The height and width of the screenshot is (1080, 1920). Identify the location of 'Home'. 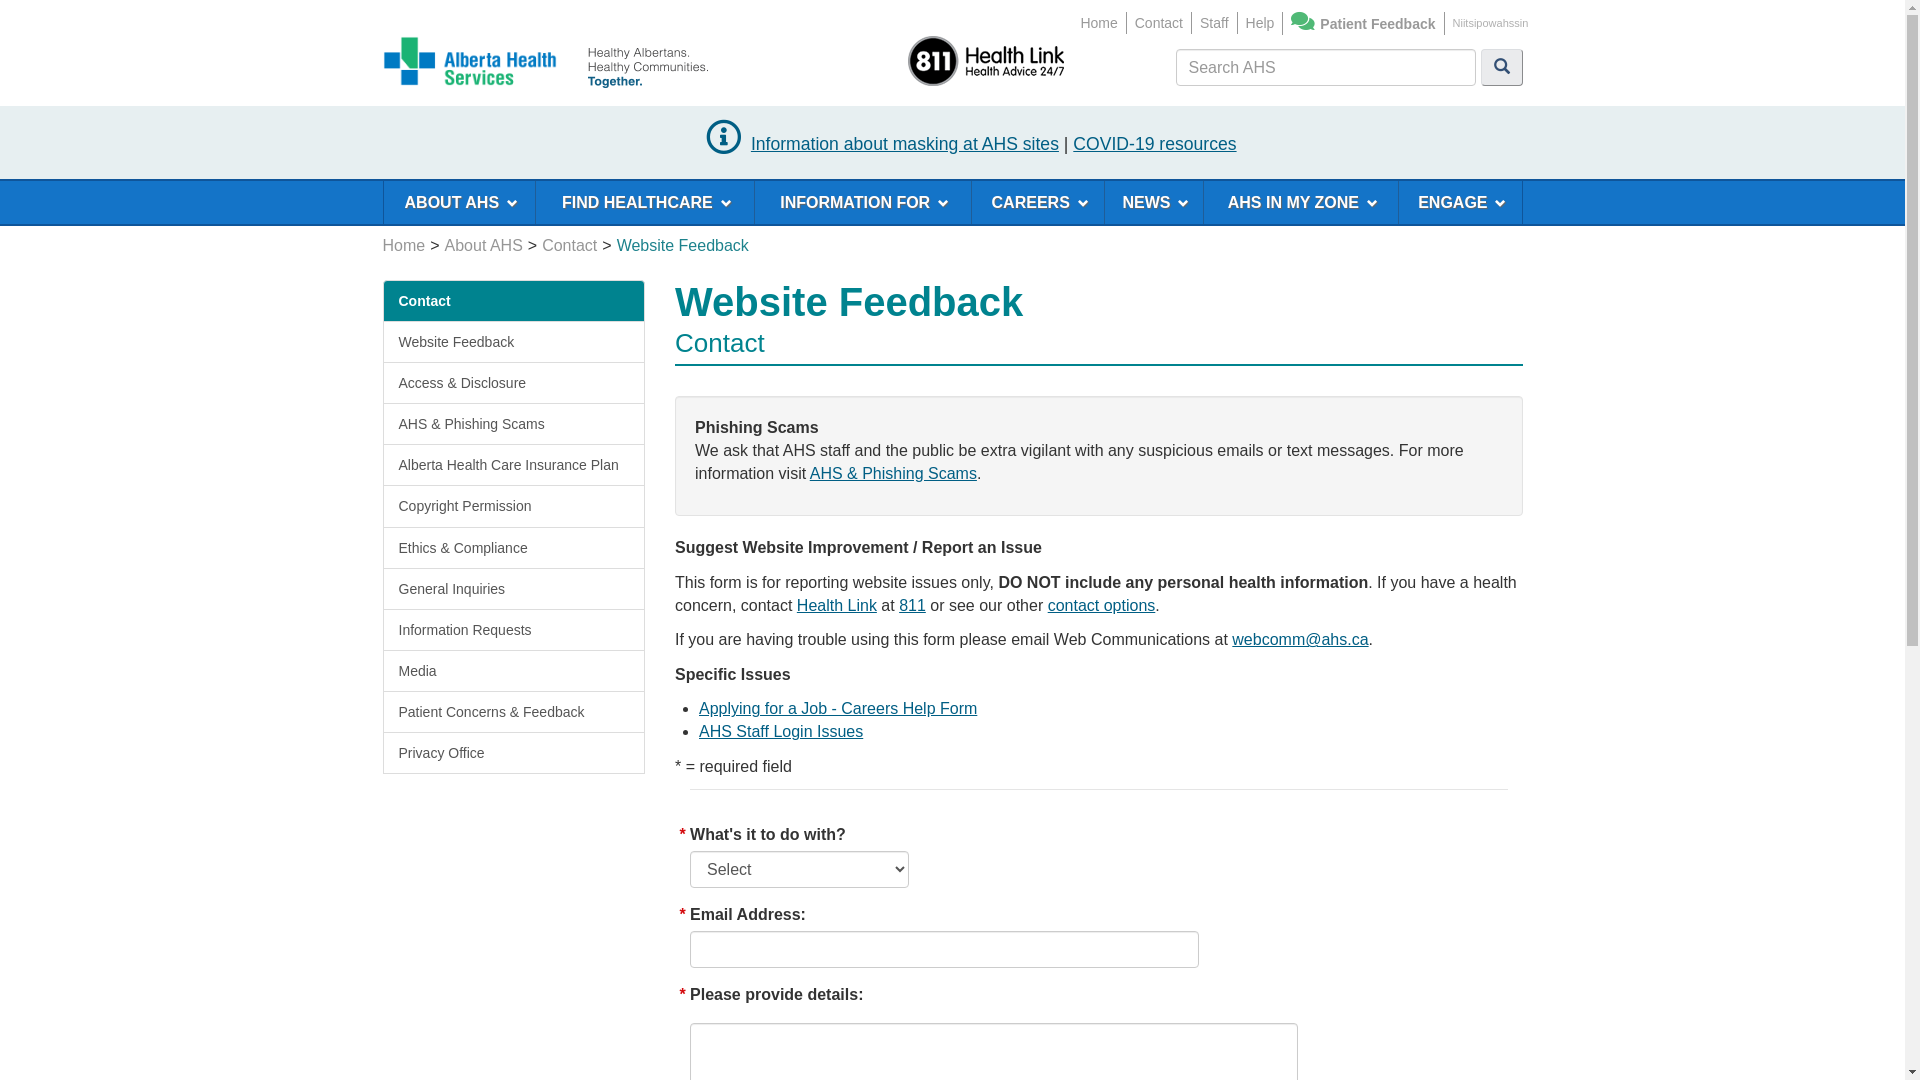
(1097, 23).